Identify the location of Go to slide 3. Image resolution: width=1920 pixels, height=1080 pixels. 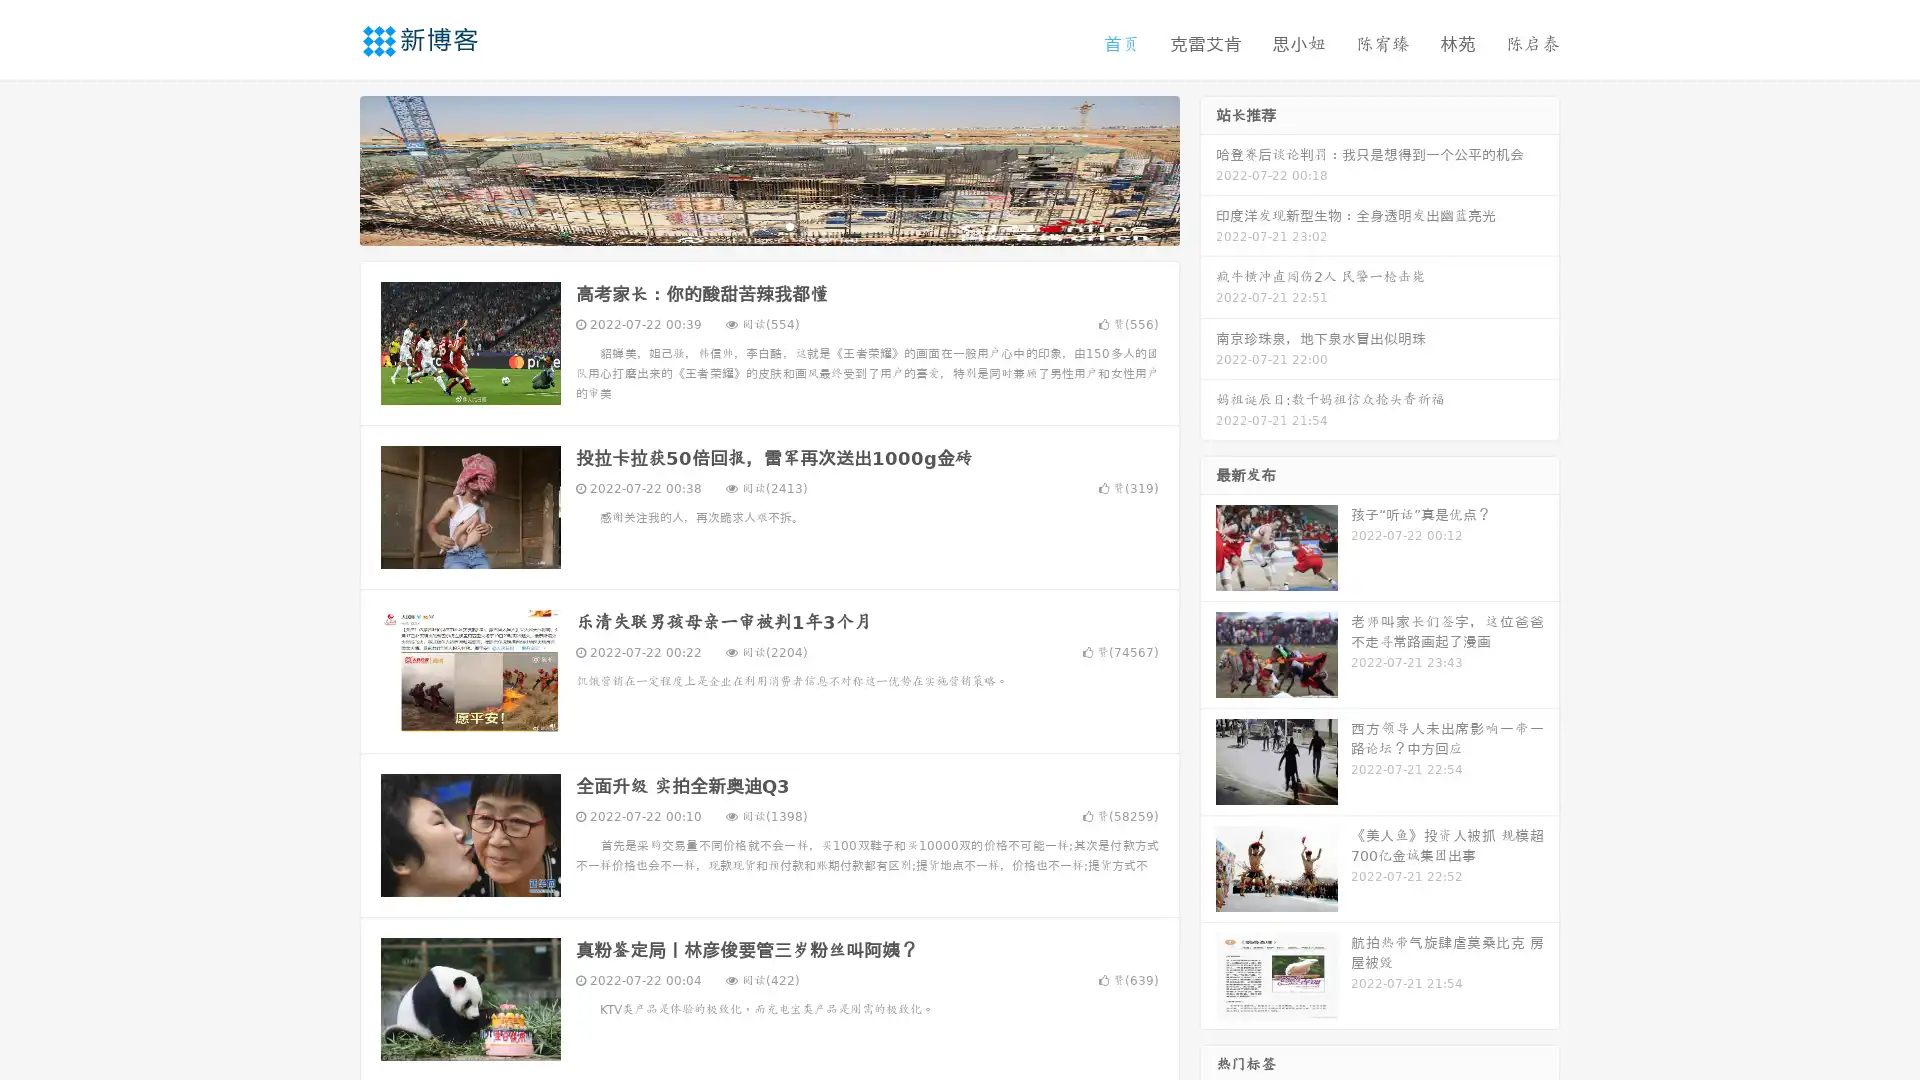
(789, 225).